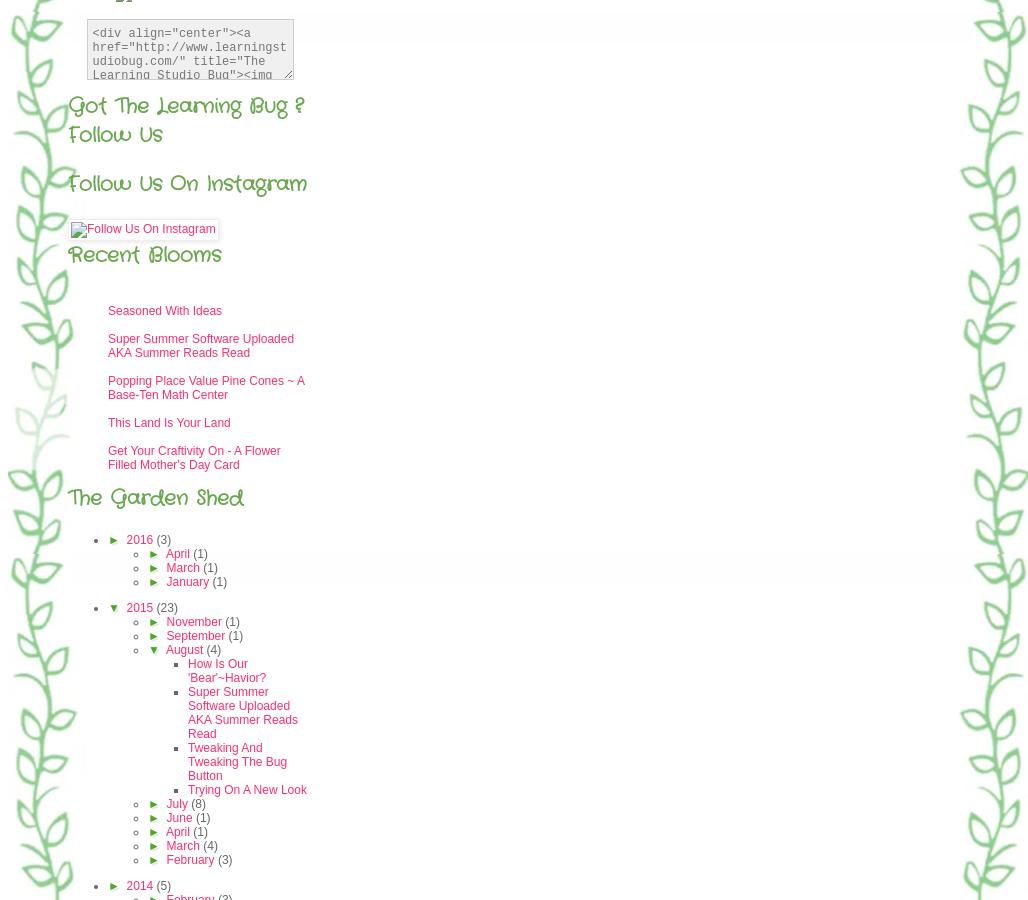 The image size is (1028, 900). Describe the element at coordinates (180, 817) in the screenshot. I see `'June'` at that location.